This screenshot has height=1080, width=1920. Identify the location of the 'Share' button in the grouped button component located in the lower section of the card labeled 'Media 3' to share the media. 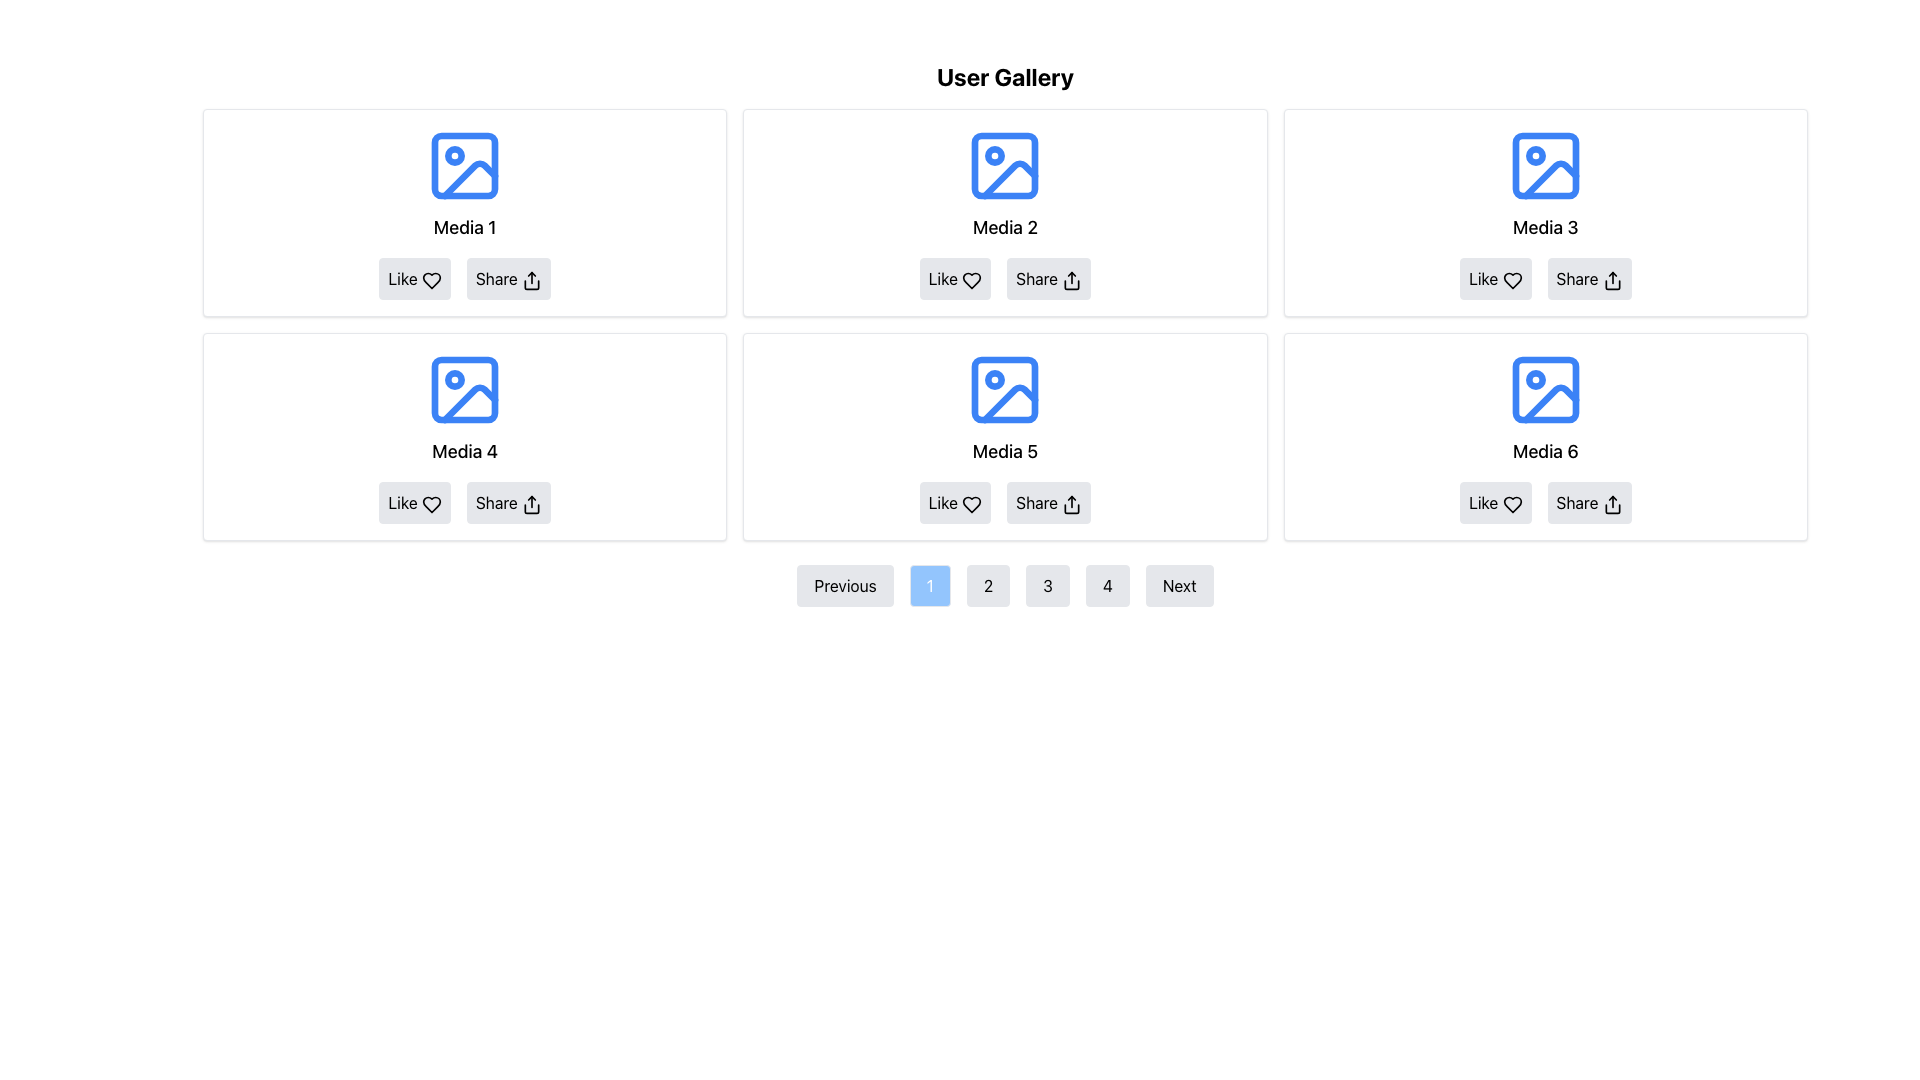
(1544, 278).